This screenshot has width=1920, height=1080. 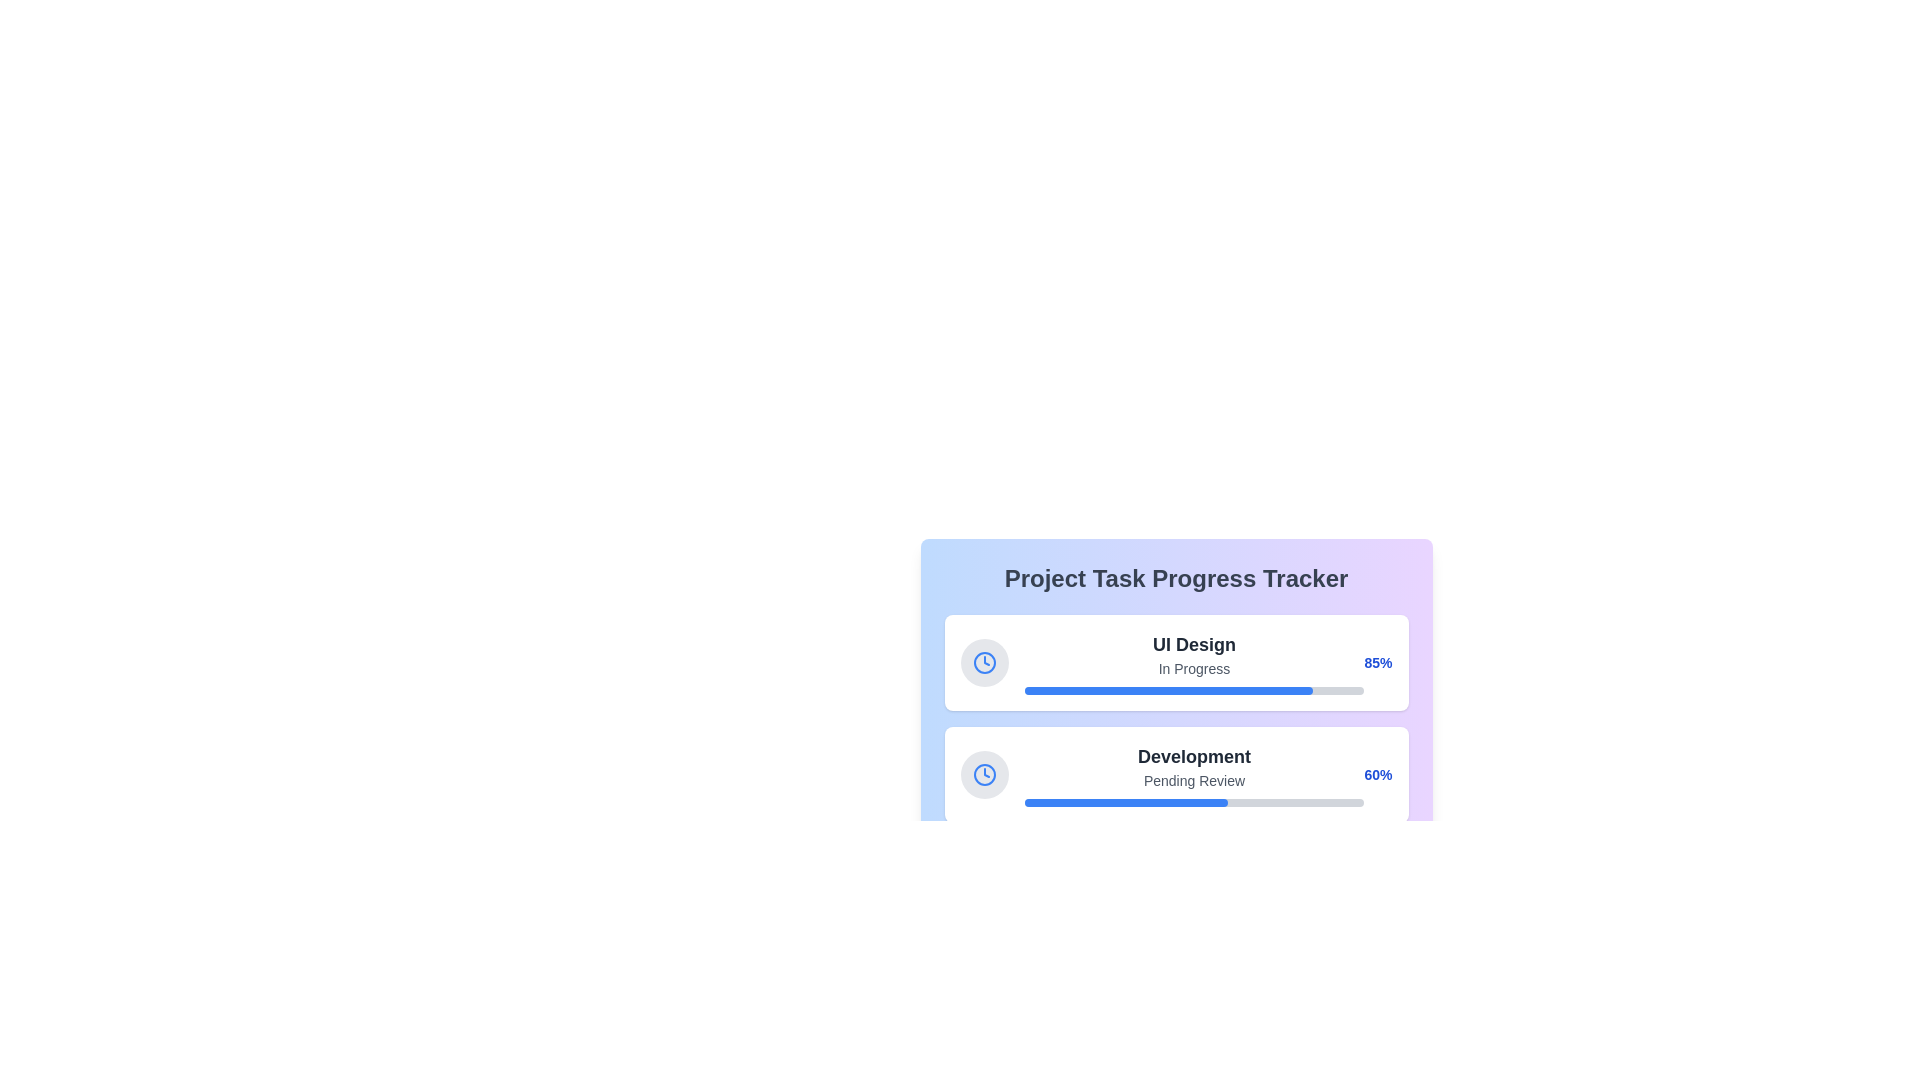 What do you see at coordinates (1194, 774) in the screenshot?
I see `the text block that displays 'Development' and 'Pending Review' with a progress bar below it, located centrally in the bottom half of the display` at bounding box center [1194, 774].